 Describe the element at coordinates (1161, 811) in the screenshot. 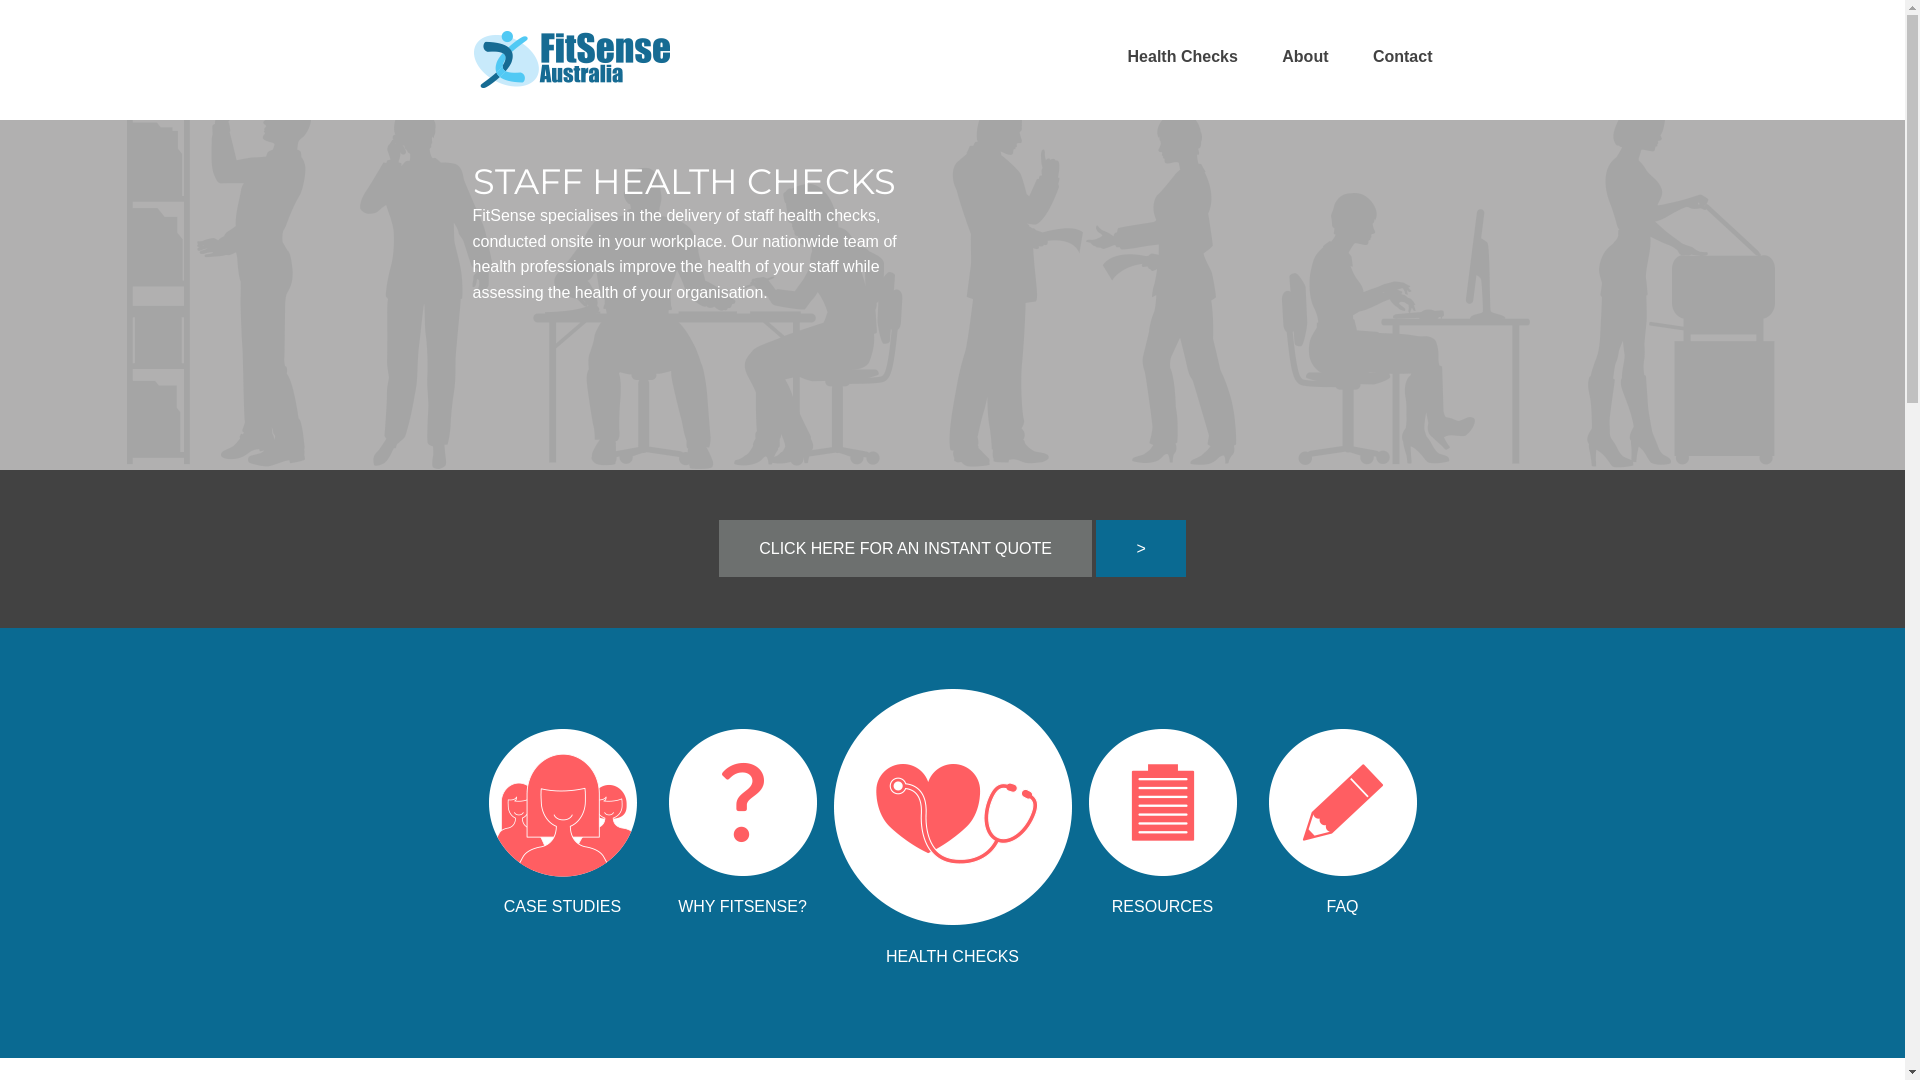

I see `'RESOURCES'` at that location.